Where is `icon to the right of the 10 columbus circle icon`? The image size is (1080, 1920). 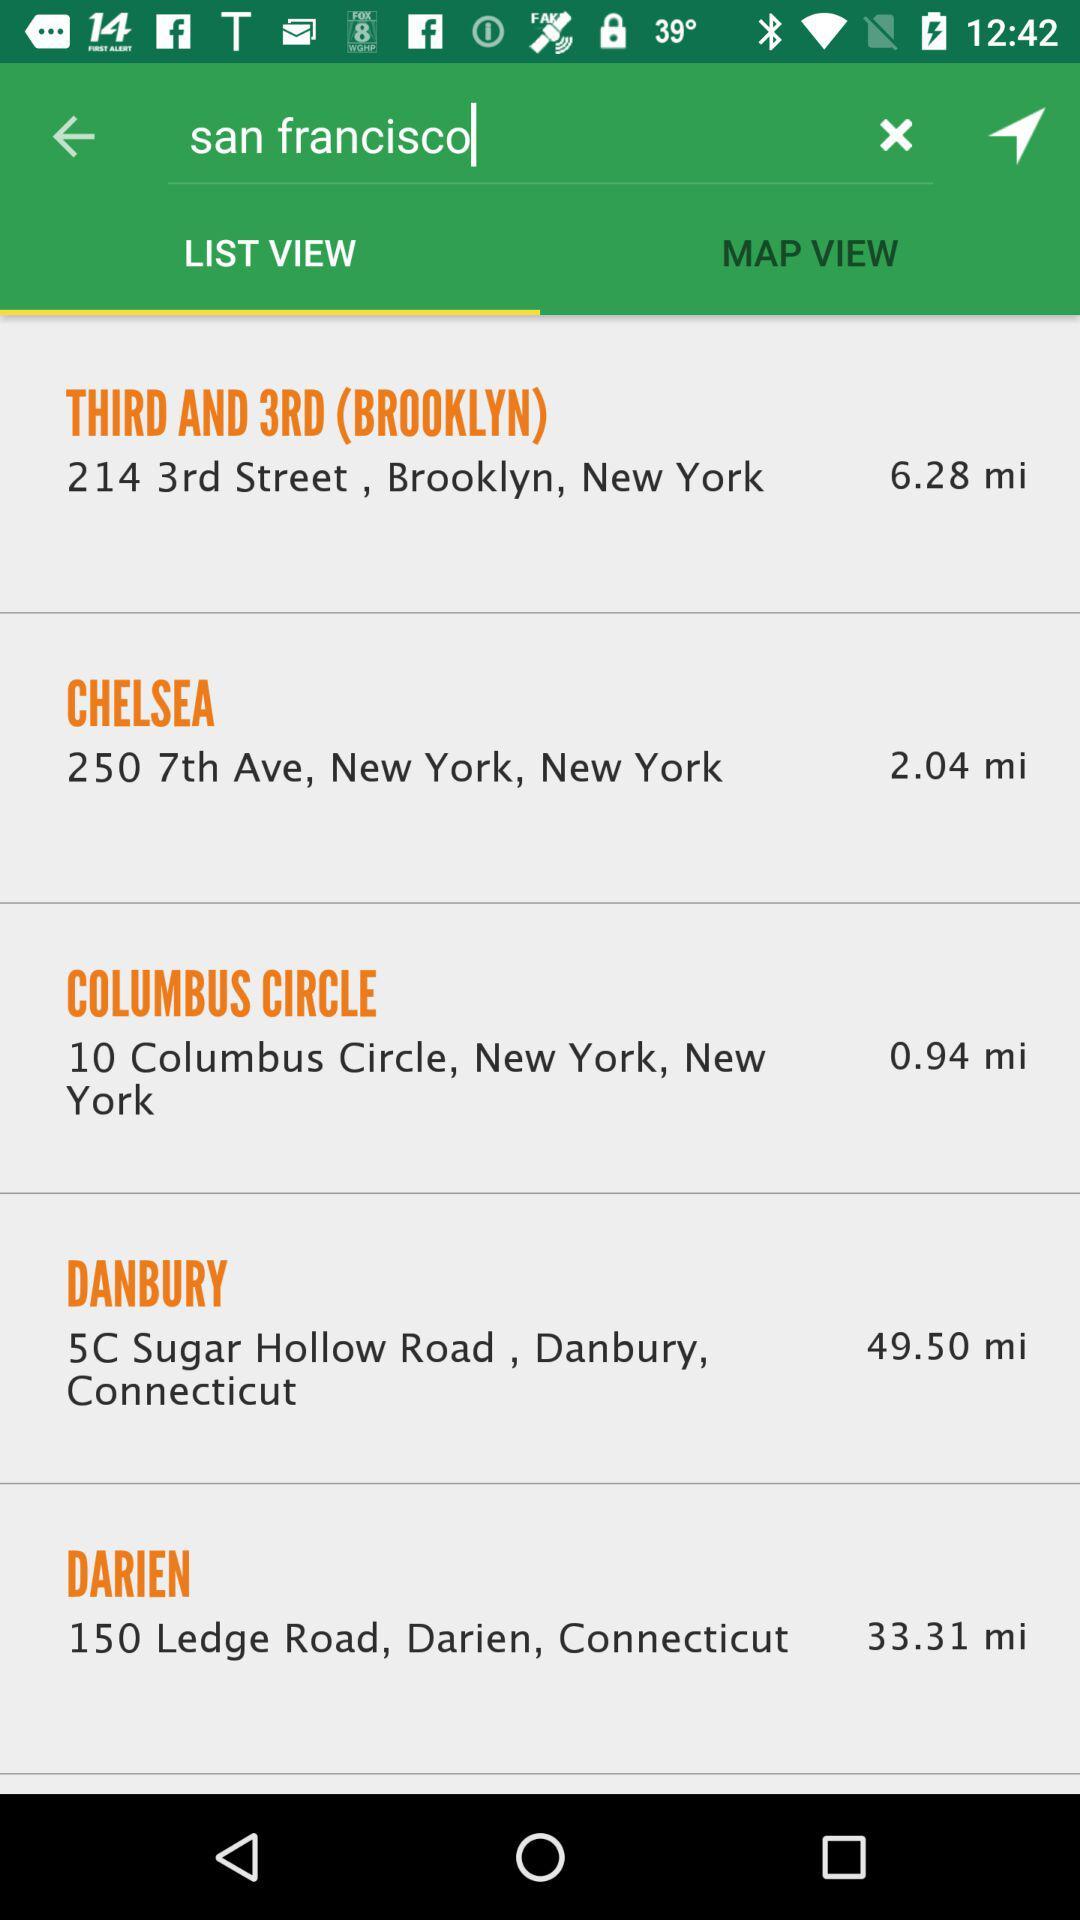 icon to the right of the 10 columbus circle icon is located at coordinates (957, 1055).